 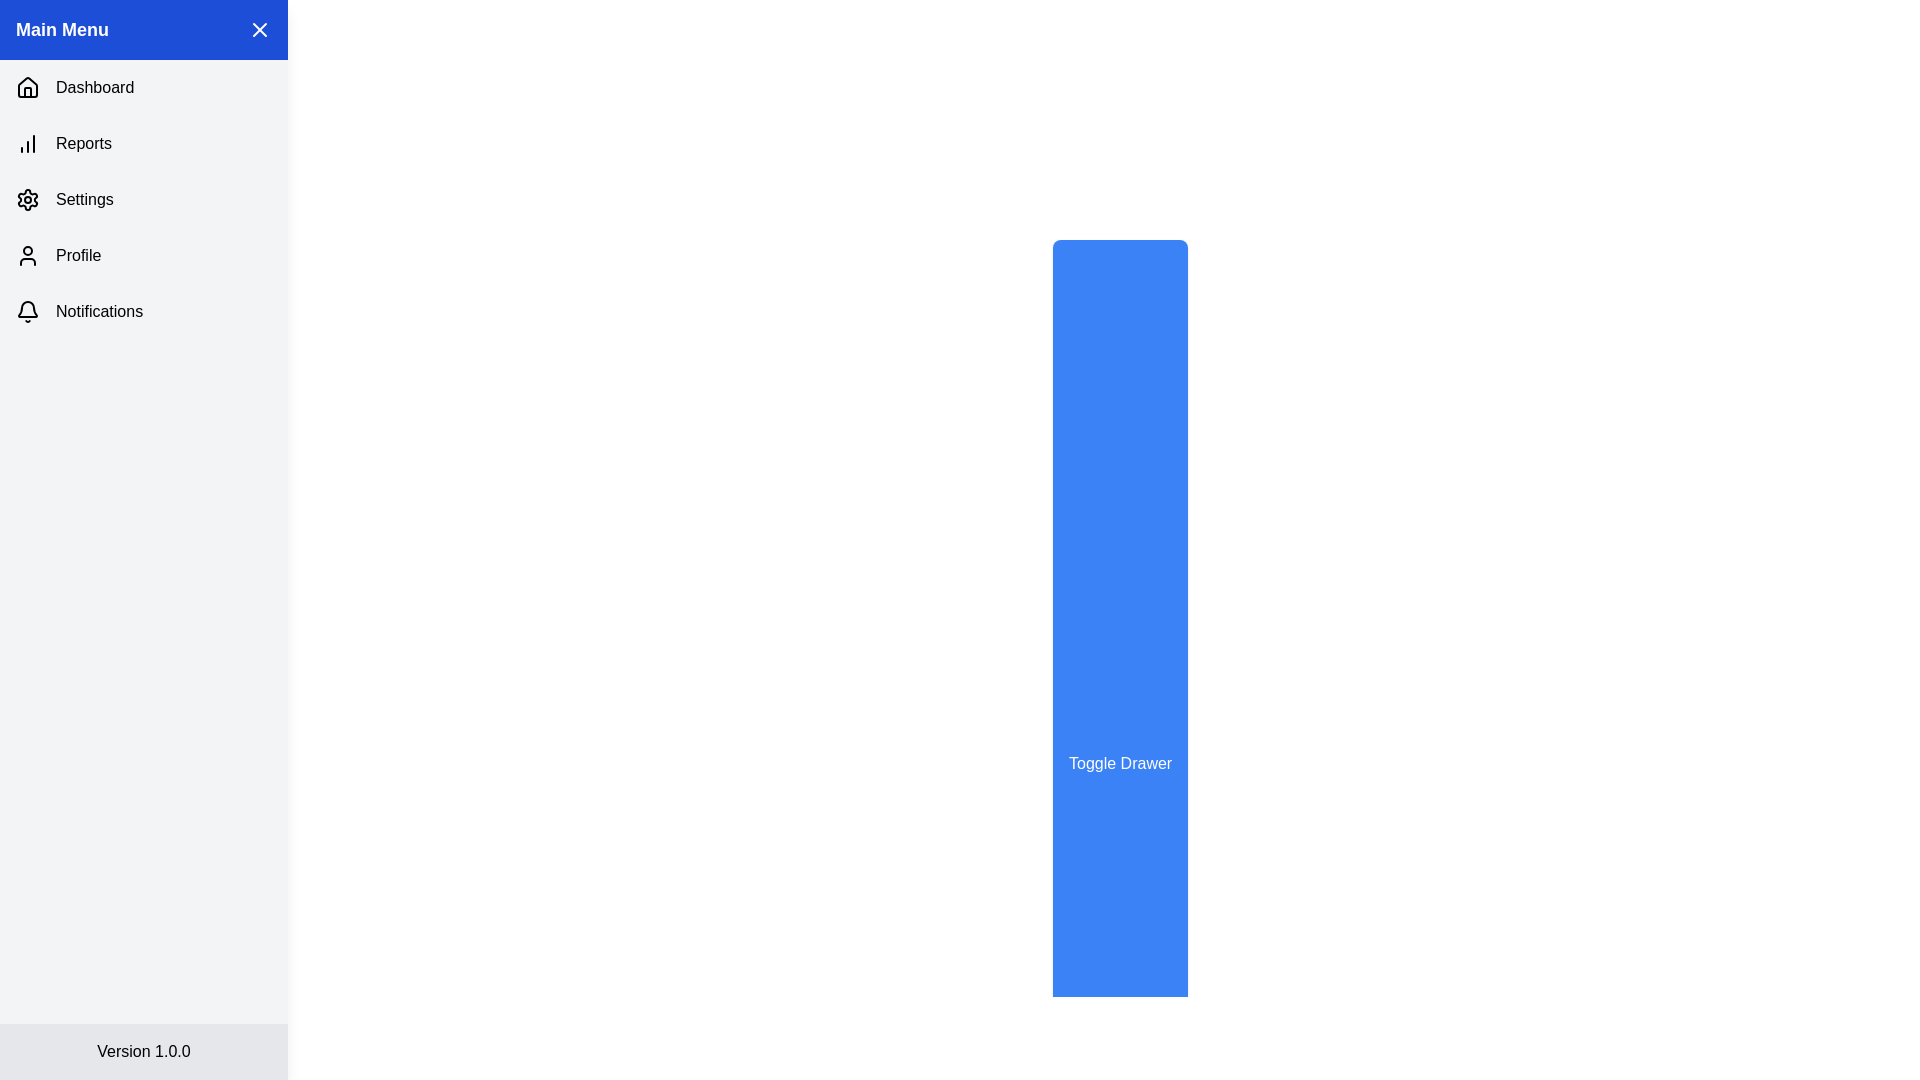 I want to click on the settings icon located centrally in the left sidebar menu, indicating access to settings, so click(x=28, y=200).